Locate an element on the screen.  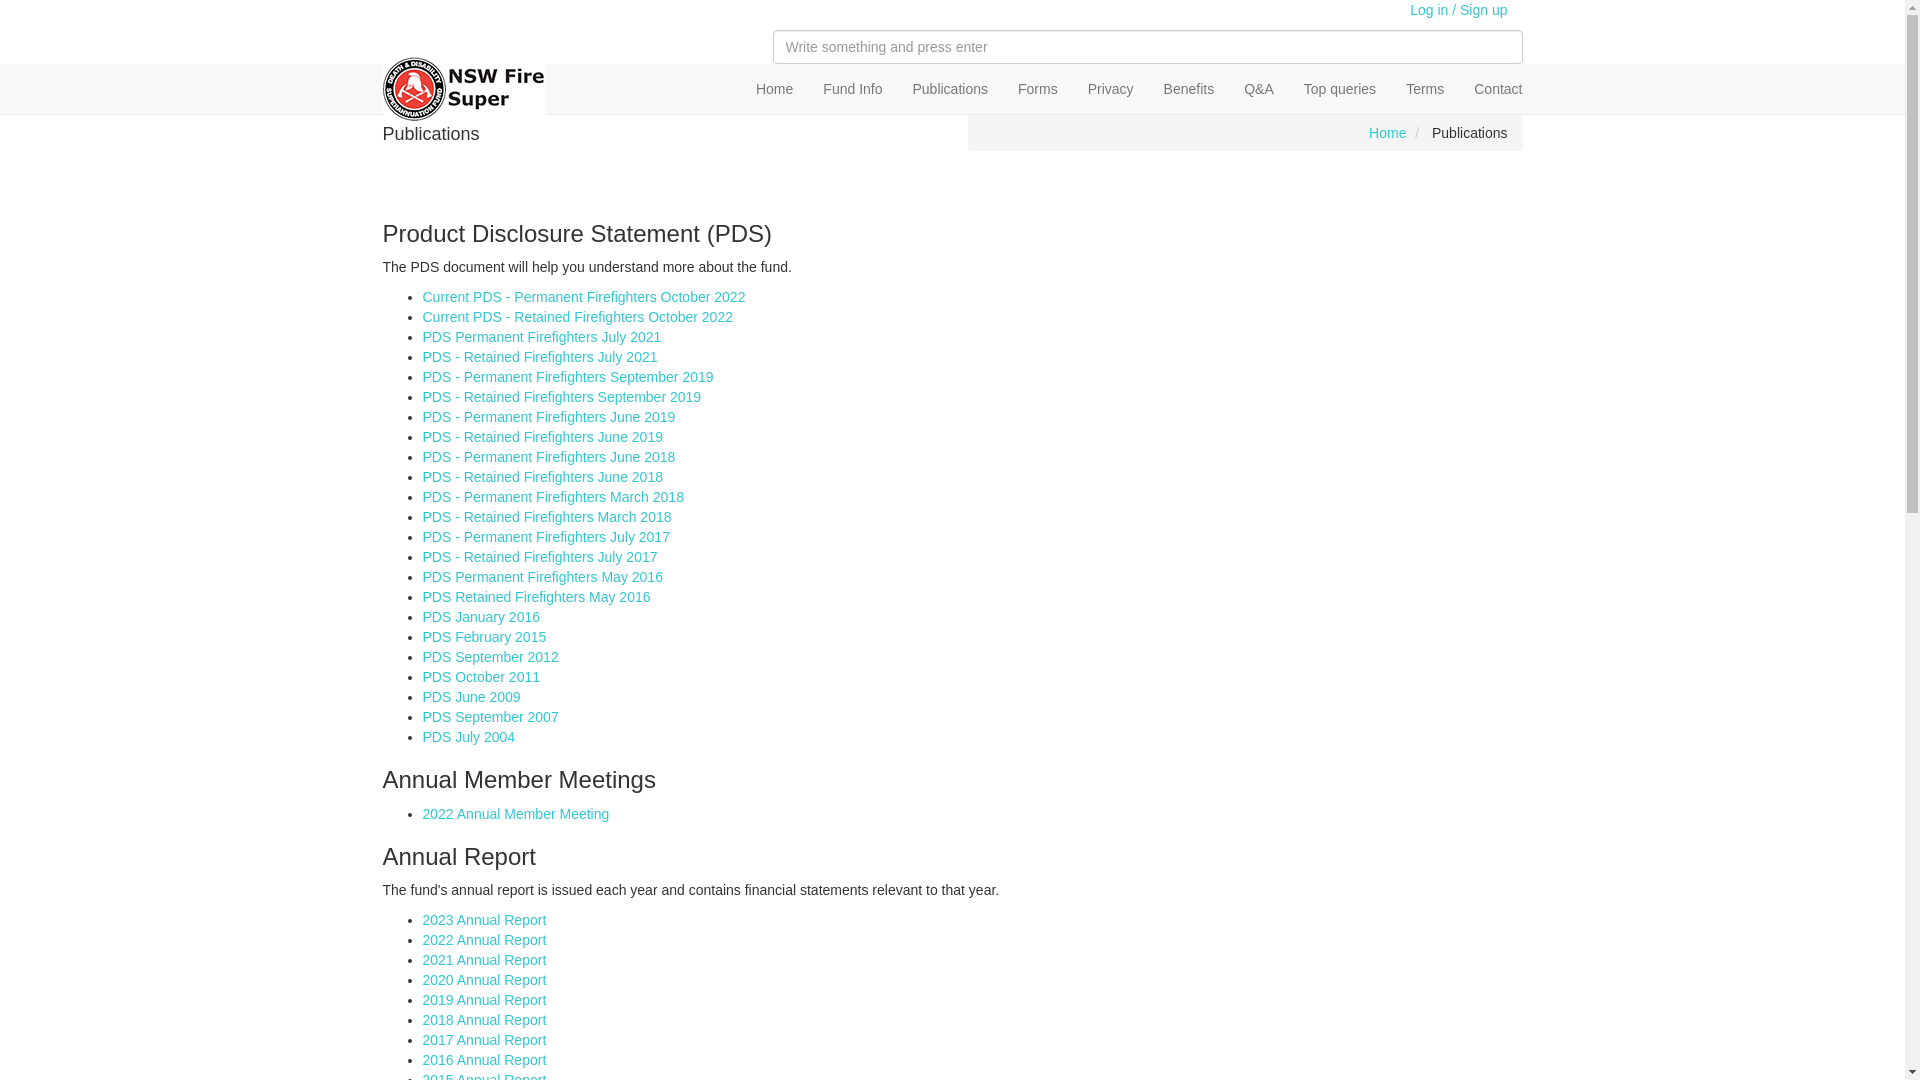
'PDS - Retained Firefighters September 2019' is located at coordinates (560, 397).